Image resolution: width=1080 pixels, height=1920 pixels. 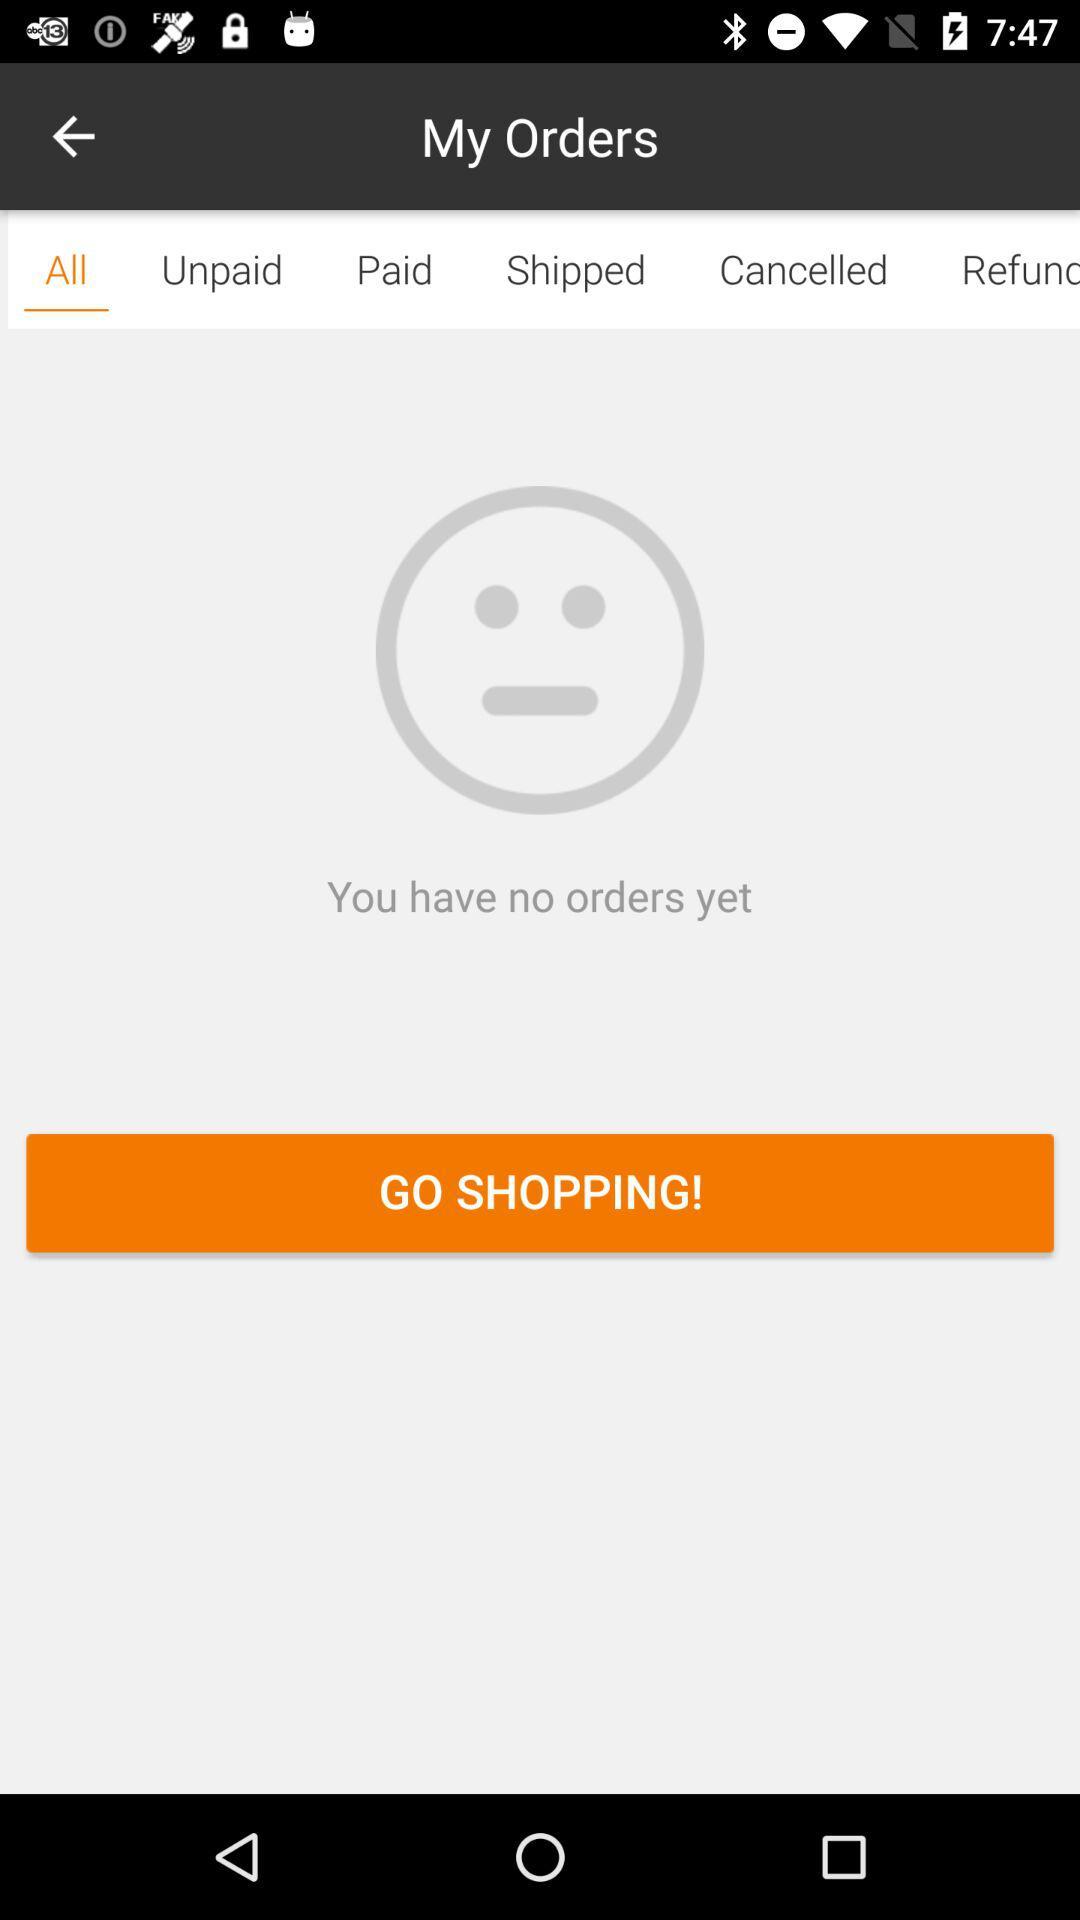 What do you see at coordinates (72, 135) in the screenshot?
I see `the icon above all icon` at bounding box center [72, 135].